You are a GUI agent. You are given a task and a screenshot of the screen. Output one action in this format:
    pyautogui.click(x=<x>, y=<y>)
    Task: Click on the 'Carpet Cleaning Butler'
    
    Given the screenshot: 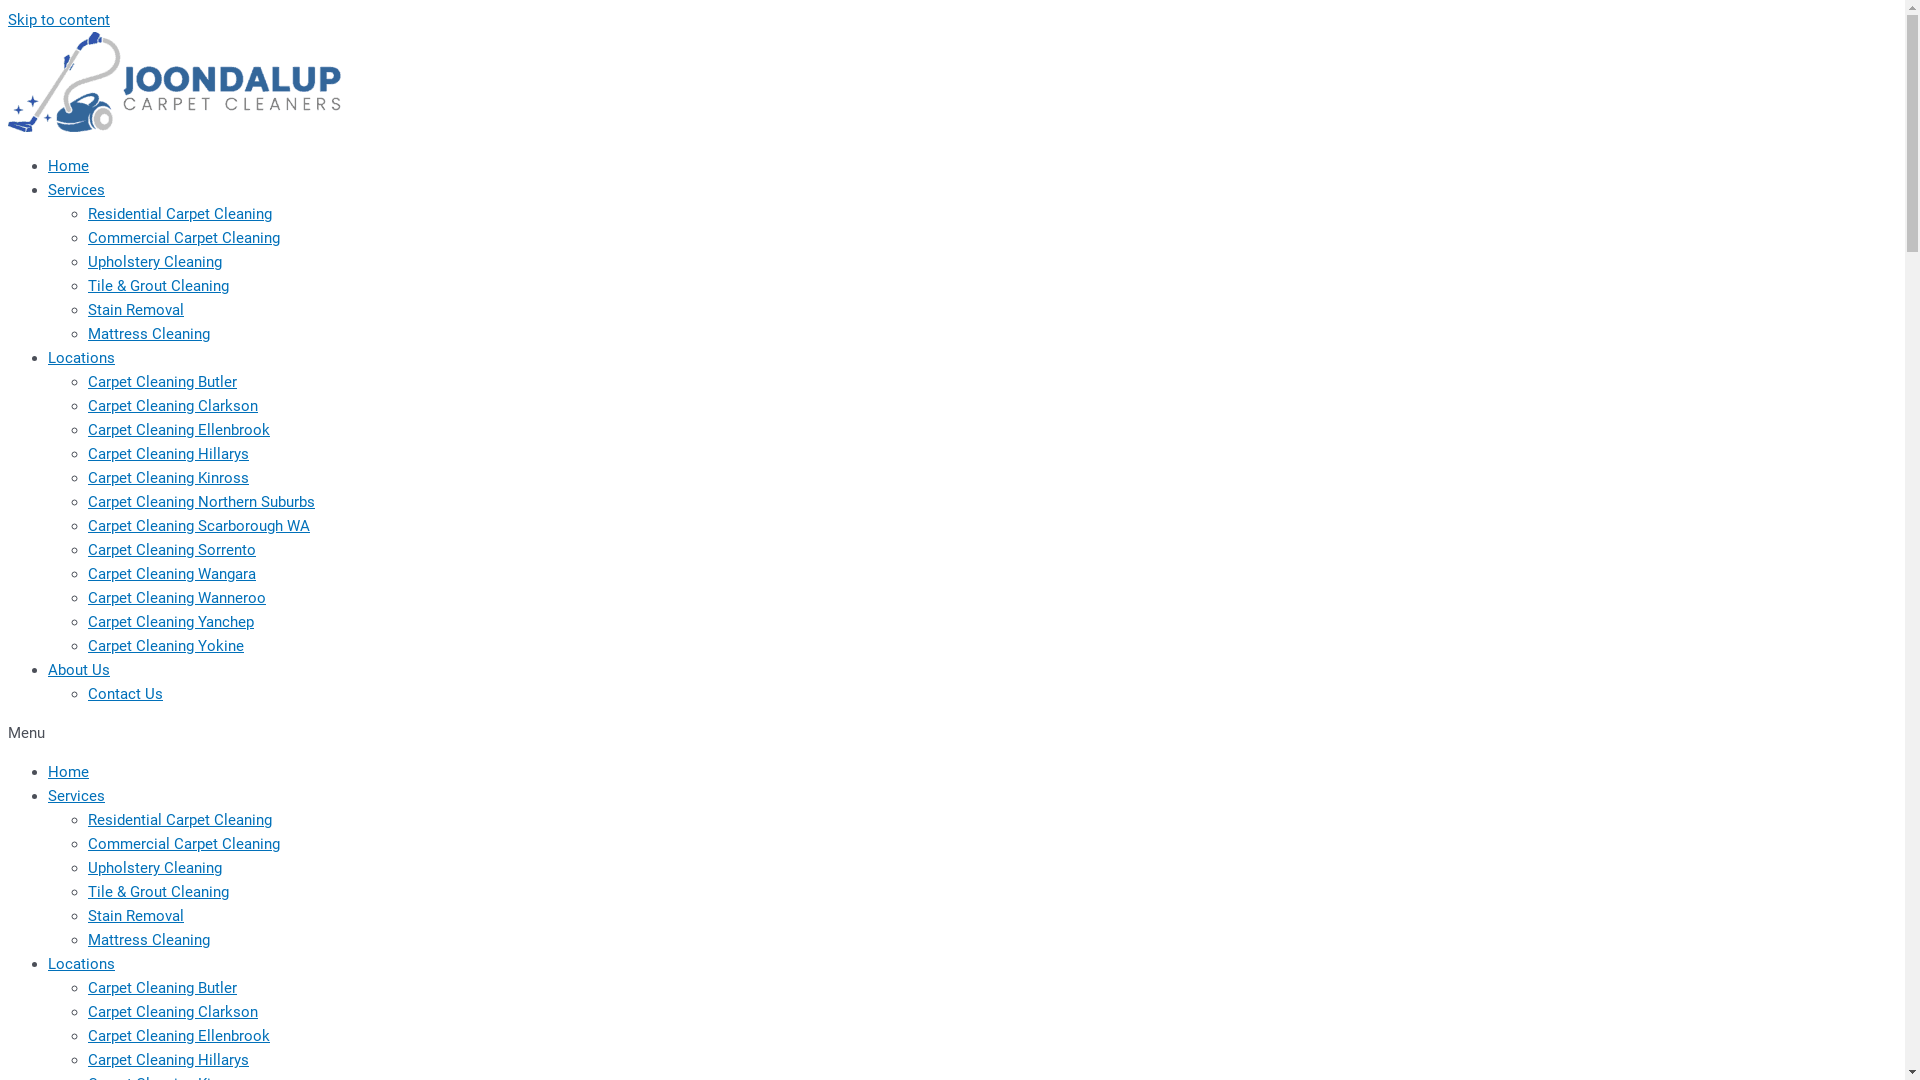 What is the action you would take?
    pyautogui.click(x=162, y=381)
    